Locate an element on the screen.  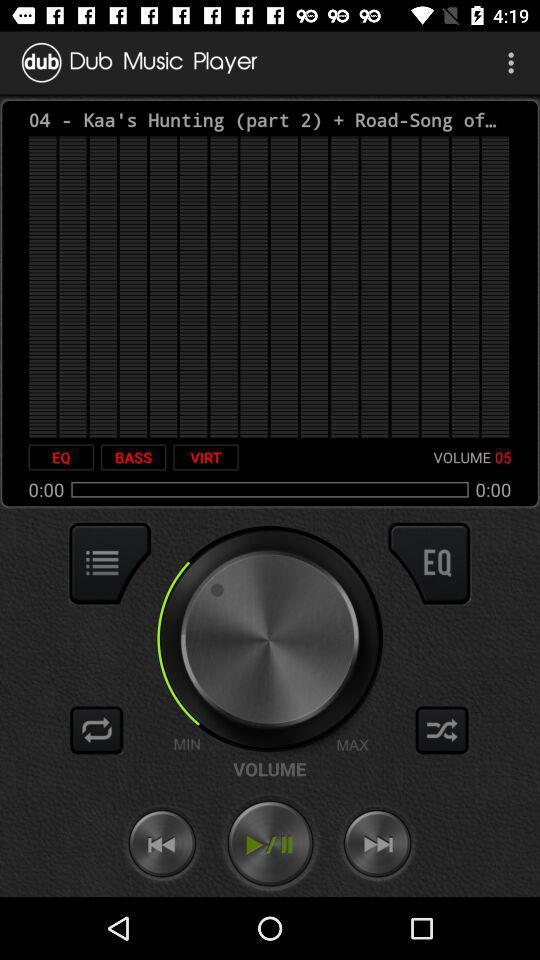
move forward is located at coordinates (377, 843).